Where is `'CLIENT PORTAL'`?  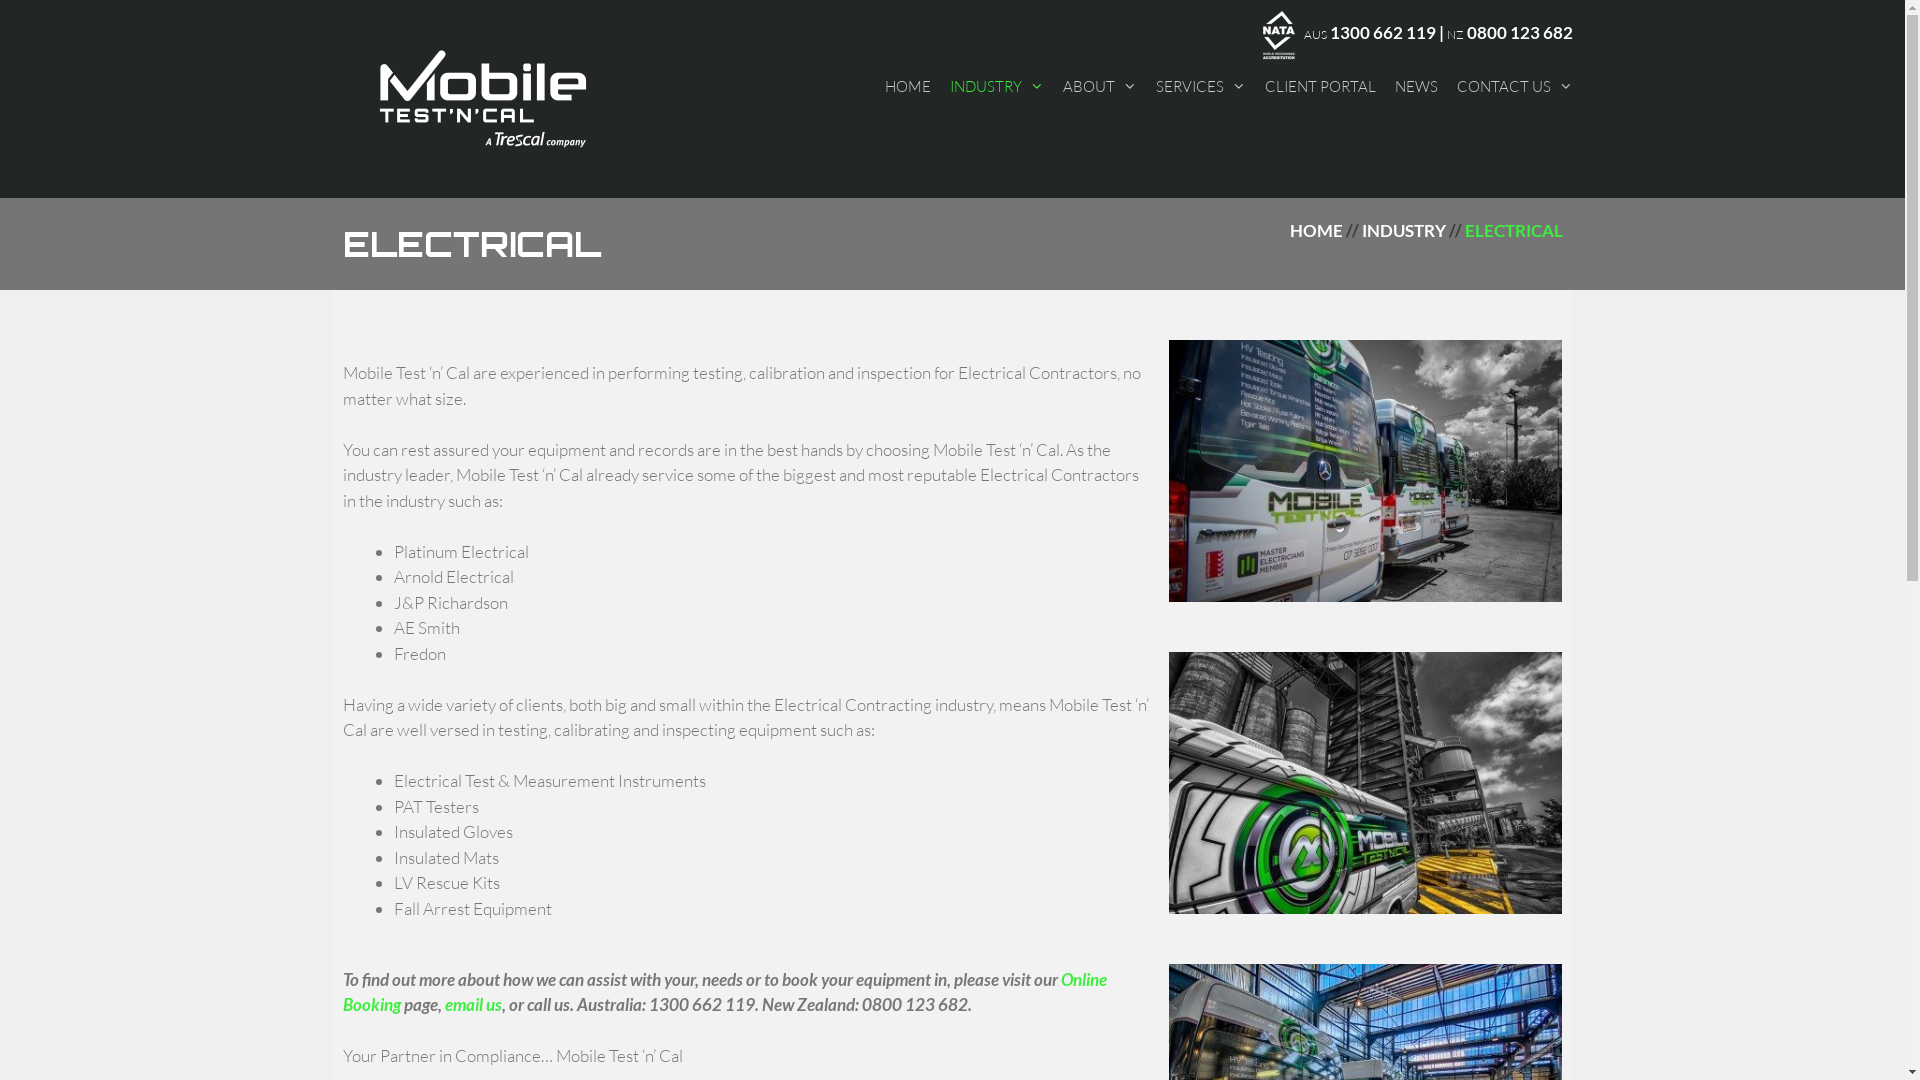 'CLIENT PORTAL' is located at coordinates (1262, 84).